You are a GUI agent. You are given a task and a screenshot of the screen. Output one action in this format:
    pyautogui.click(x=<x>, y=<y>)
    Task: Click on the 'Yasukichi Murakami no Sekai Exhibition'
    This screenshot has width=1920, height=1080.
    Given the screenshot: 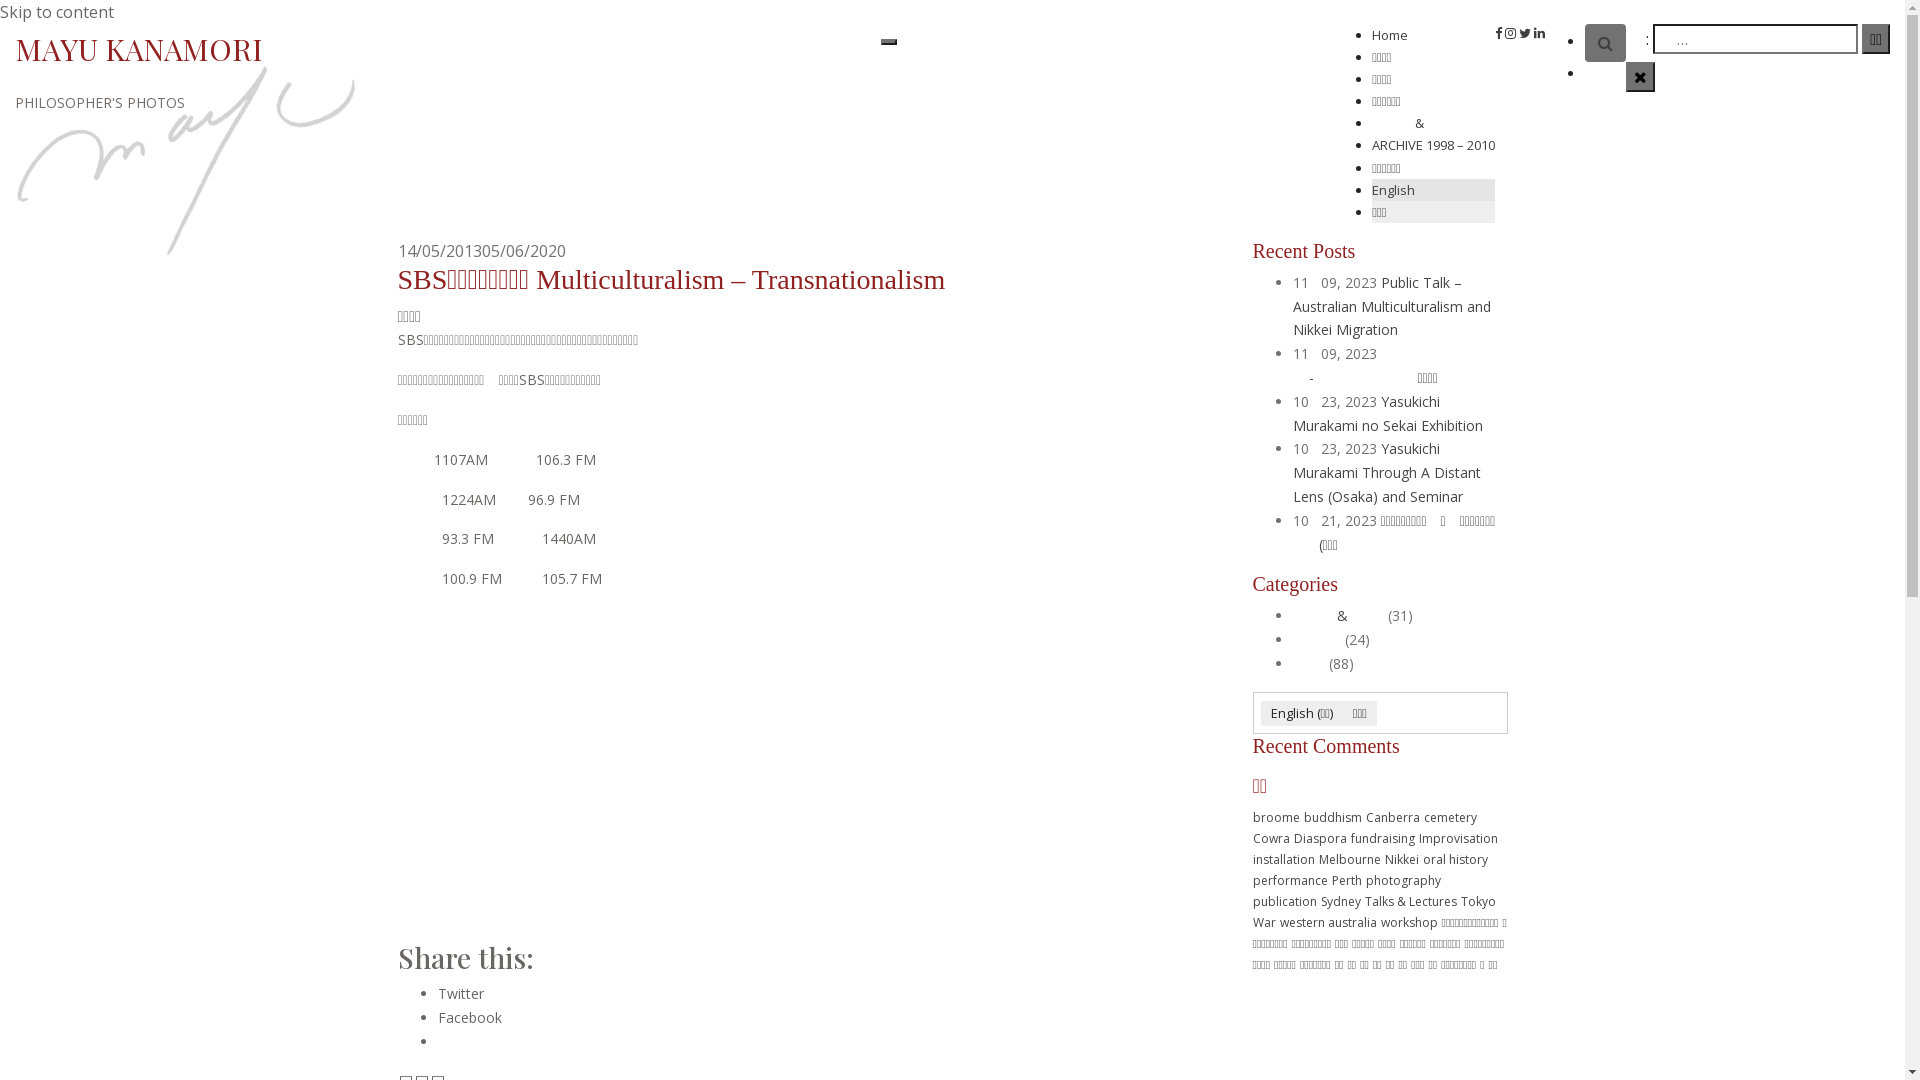 What is the action you would take?
    pyautogui.click(x=1386, y=412)
    